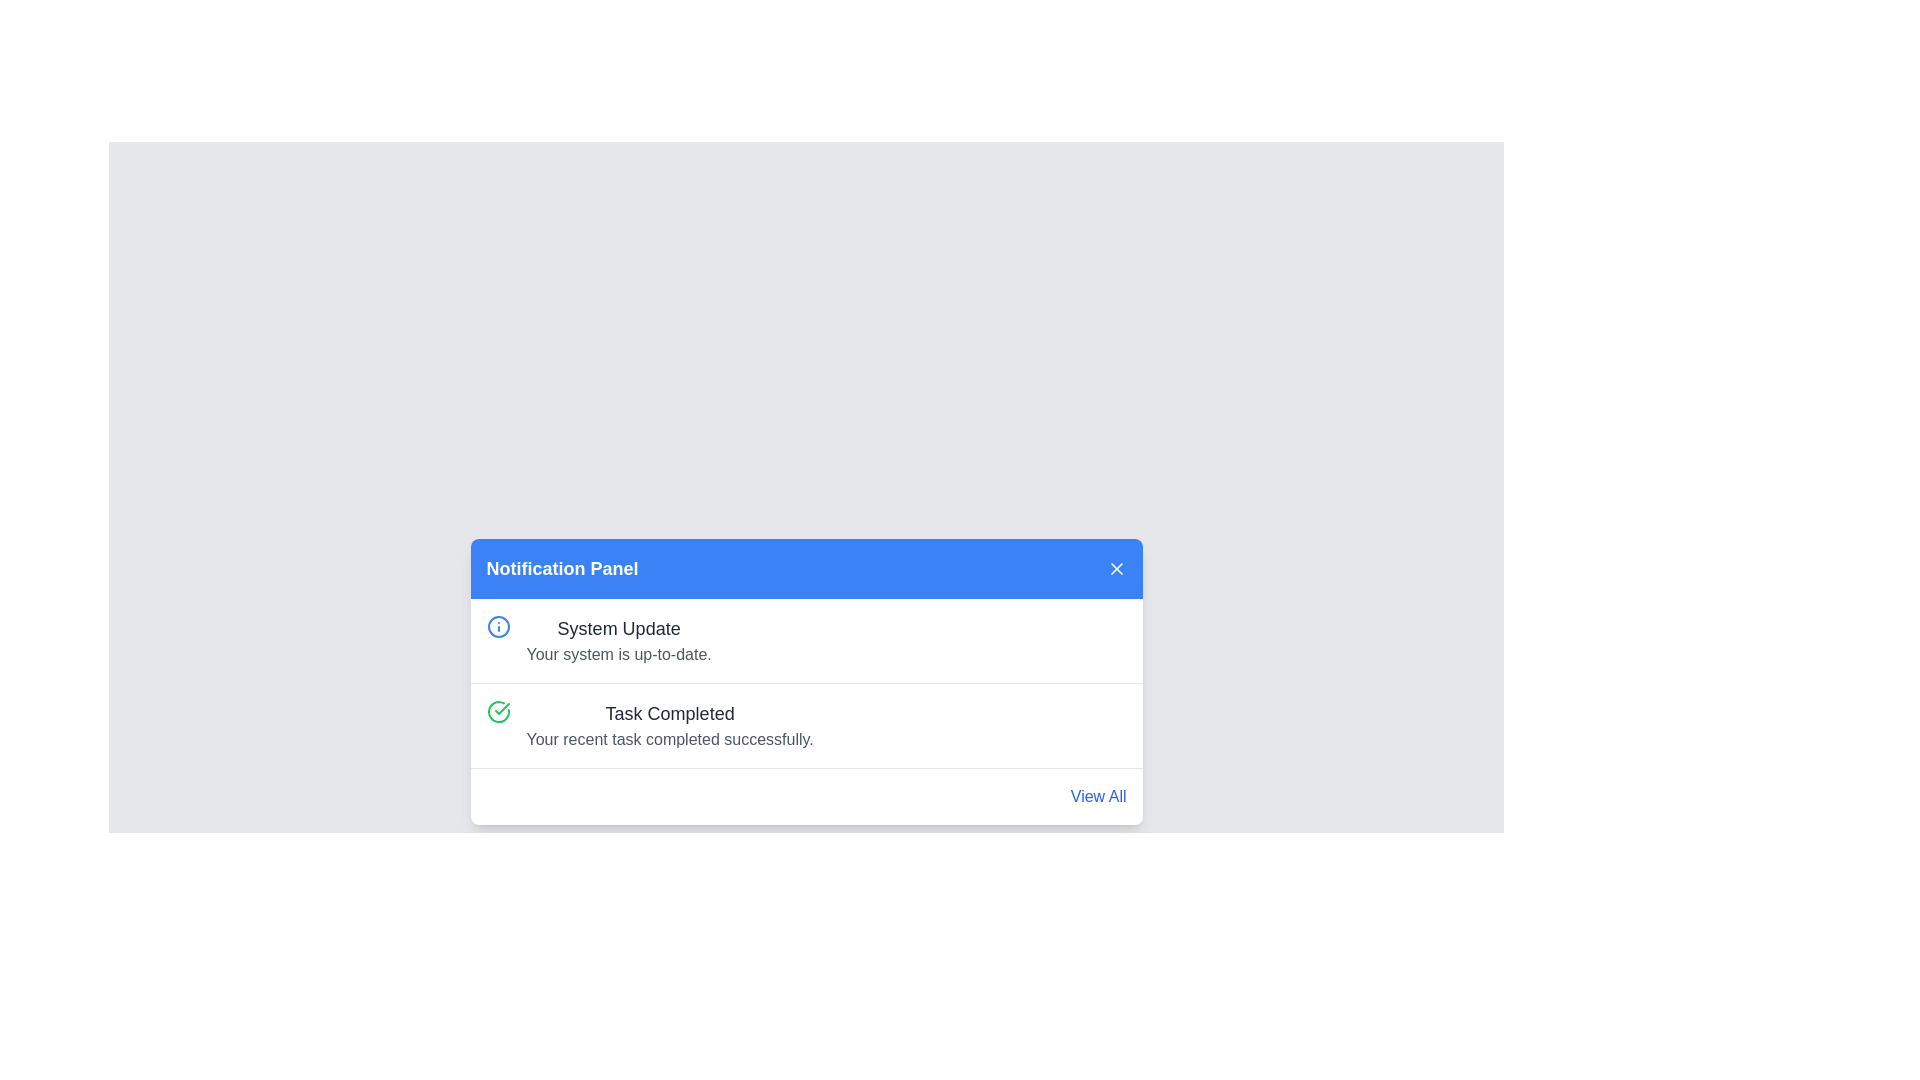  Describe the element at coordinates (1115, 569) in the screenshot. I see `the close icon represented as an 'X' located at the top-right corner of the blue header bar of the Notification Panel` at that location.